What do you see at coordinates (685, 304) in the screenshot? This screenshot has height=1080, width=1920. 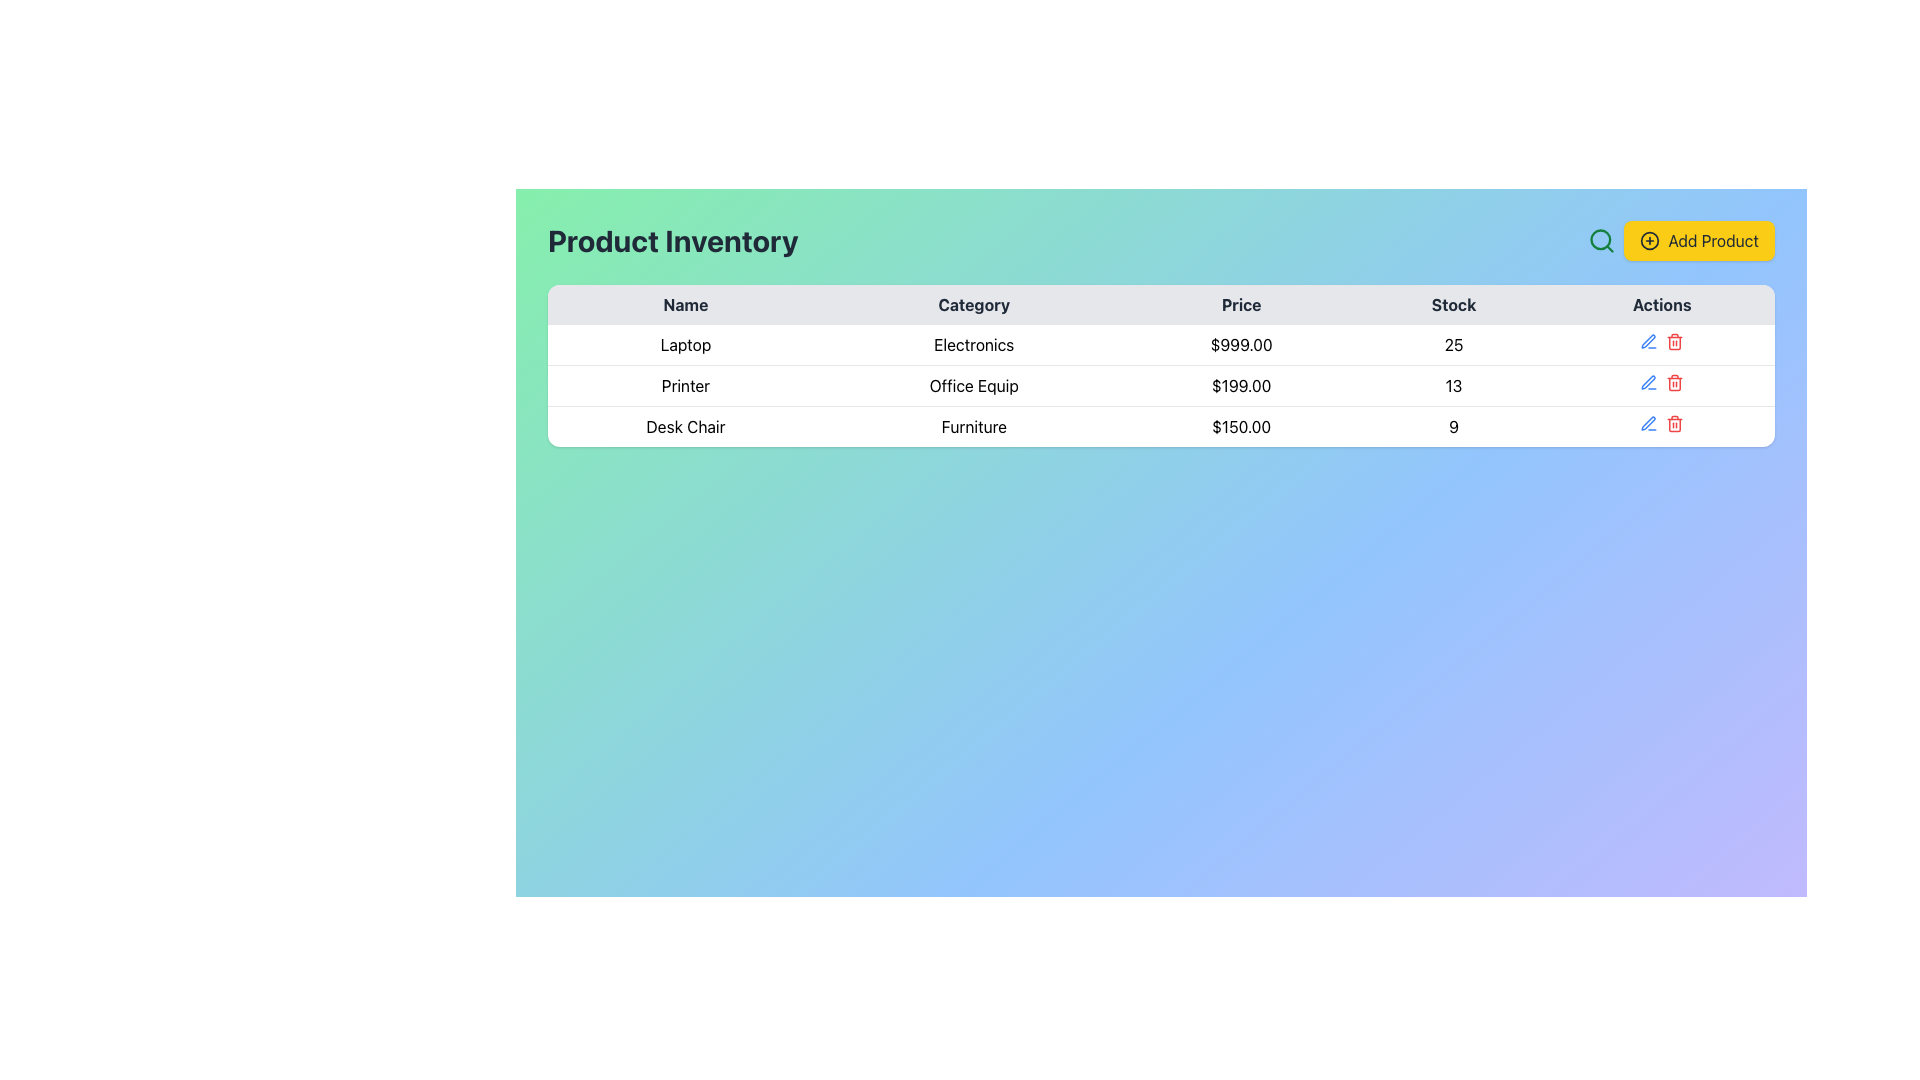 I see `text 'Name' displayed in the header of the first column titled 'Product Inventory' in the table` at bounding box center [685, 304].